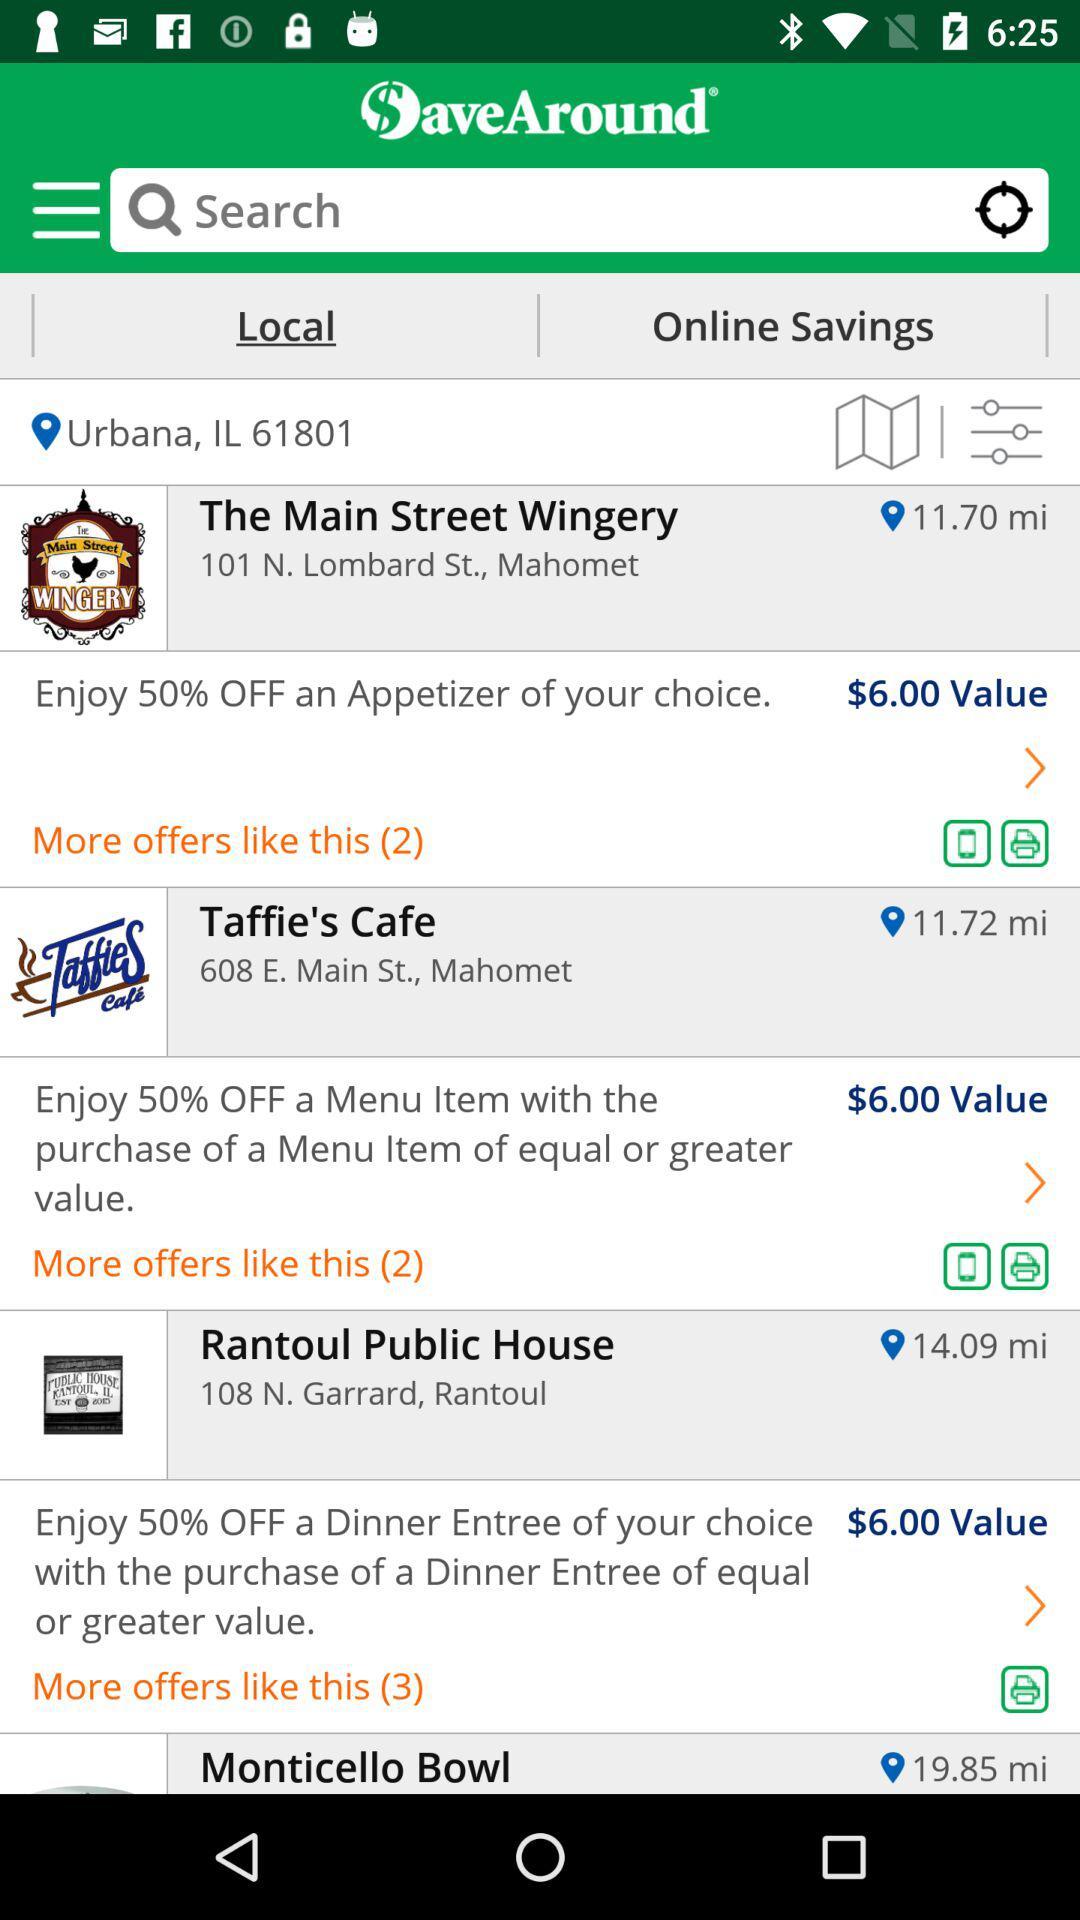  What do you see at coordinates (1006, 431) in the screenshot?
I see `the sliders icon` at bounding box center [1006, 431].